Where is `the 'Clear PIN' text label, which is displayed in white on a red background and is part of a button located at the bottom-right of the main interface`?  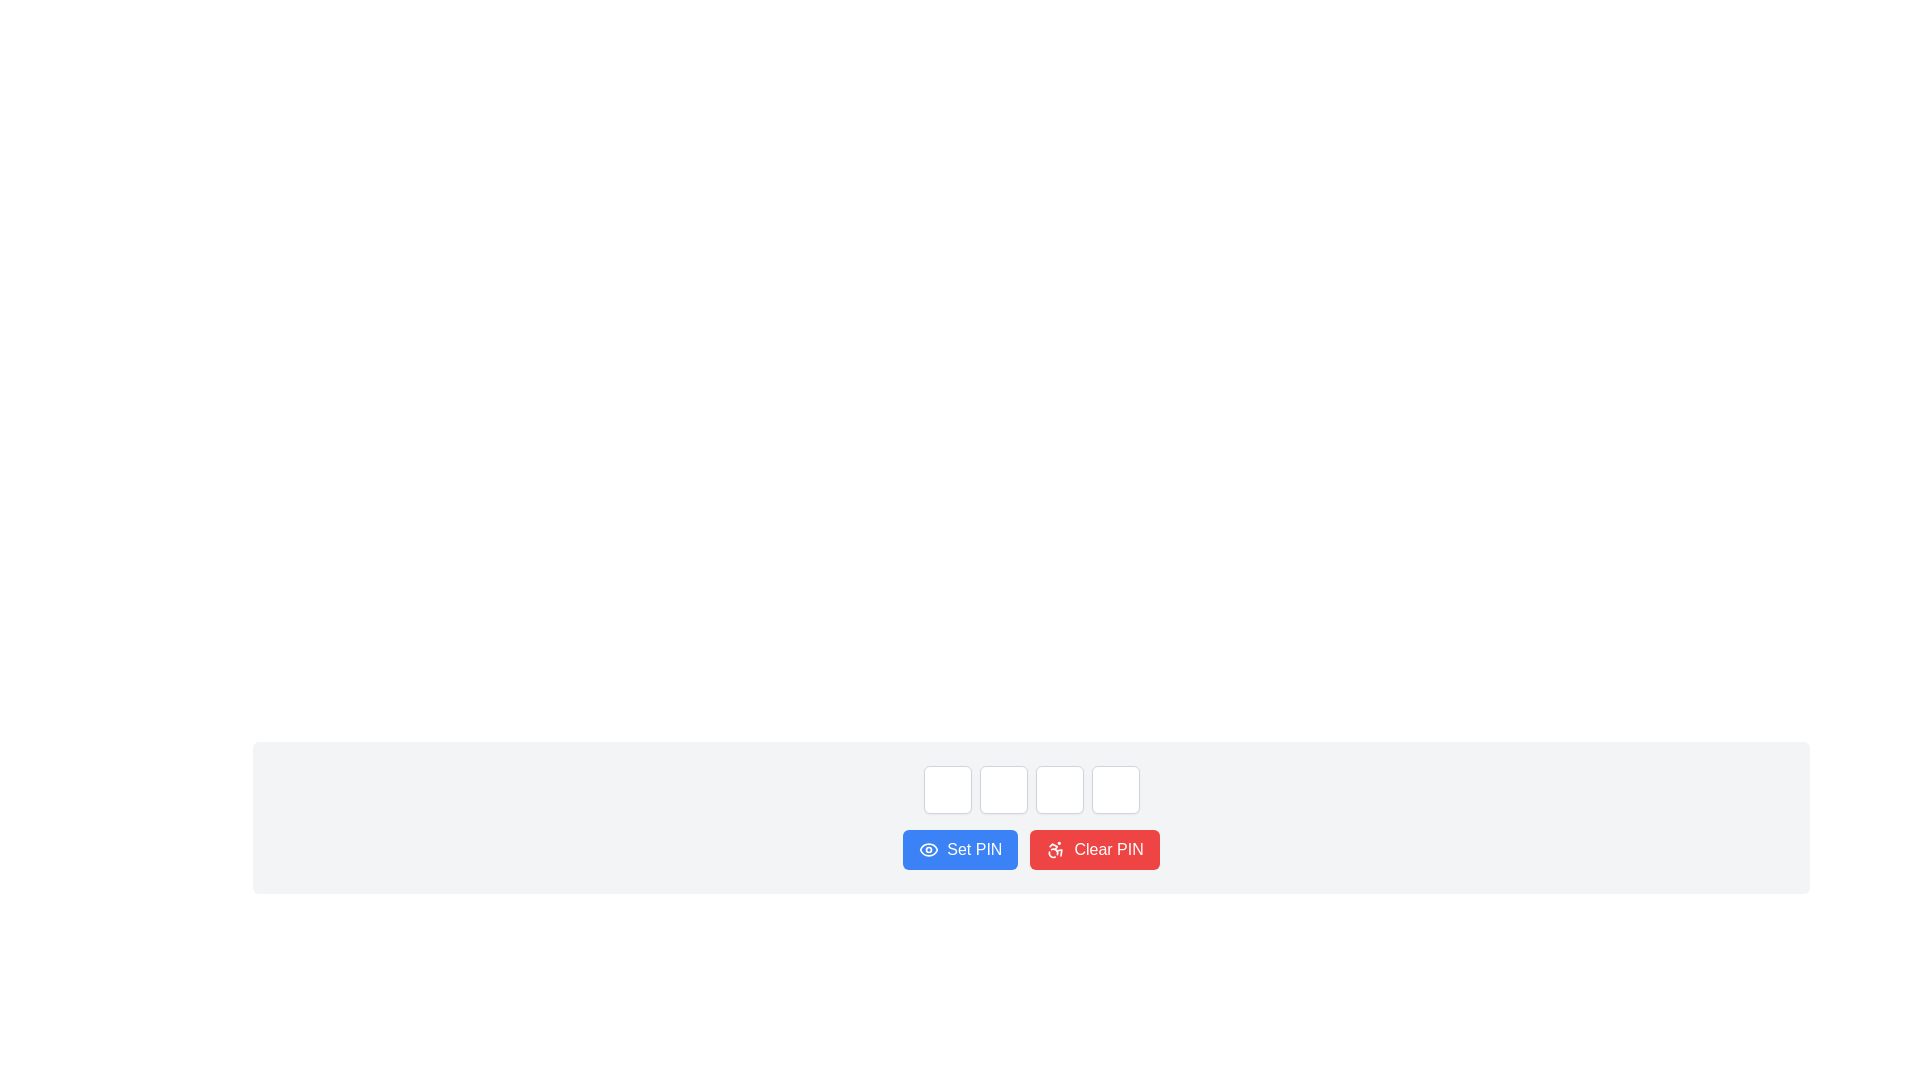
the 'Clear PIN' text label, which is displayed in white on a red background and is part of a button located at the bottom-right of the main interface is located at coordinates (1107, 849).